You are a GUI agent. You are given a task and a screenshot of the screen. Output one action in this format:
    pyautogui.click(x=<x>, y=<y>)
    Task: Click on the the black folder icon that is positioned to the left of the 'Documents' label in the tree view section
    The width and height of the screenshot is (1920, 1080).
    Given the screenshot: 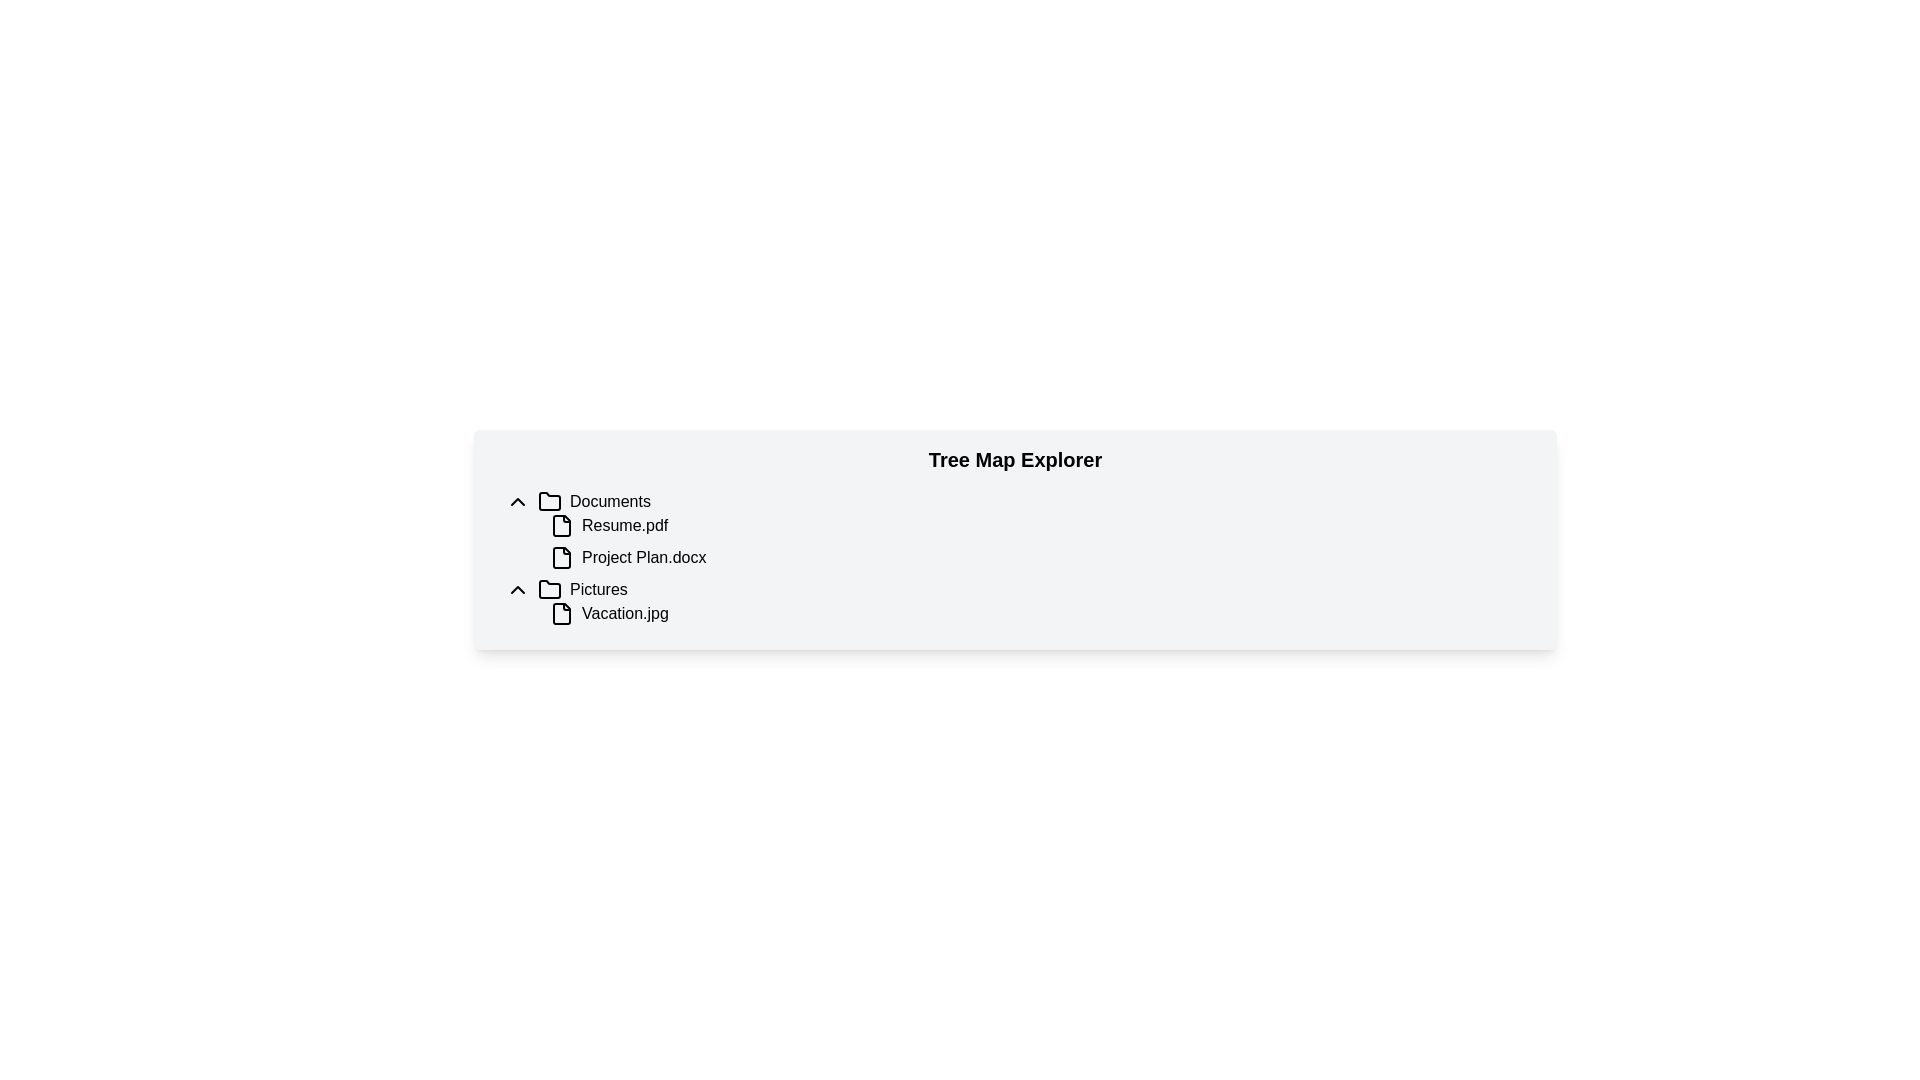 What is the action you would take?
    pyautogui.click(x=550, y=500)
    